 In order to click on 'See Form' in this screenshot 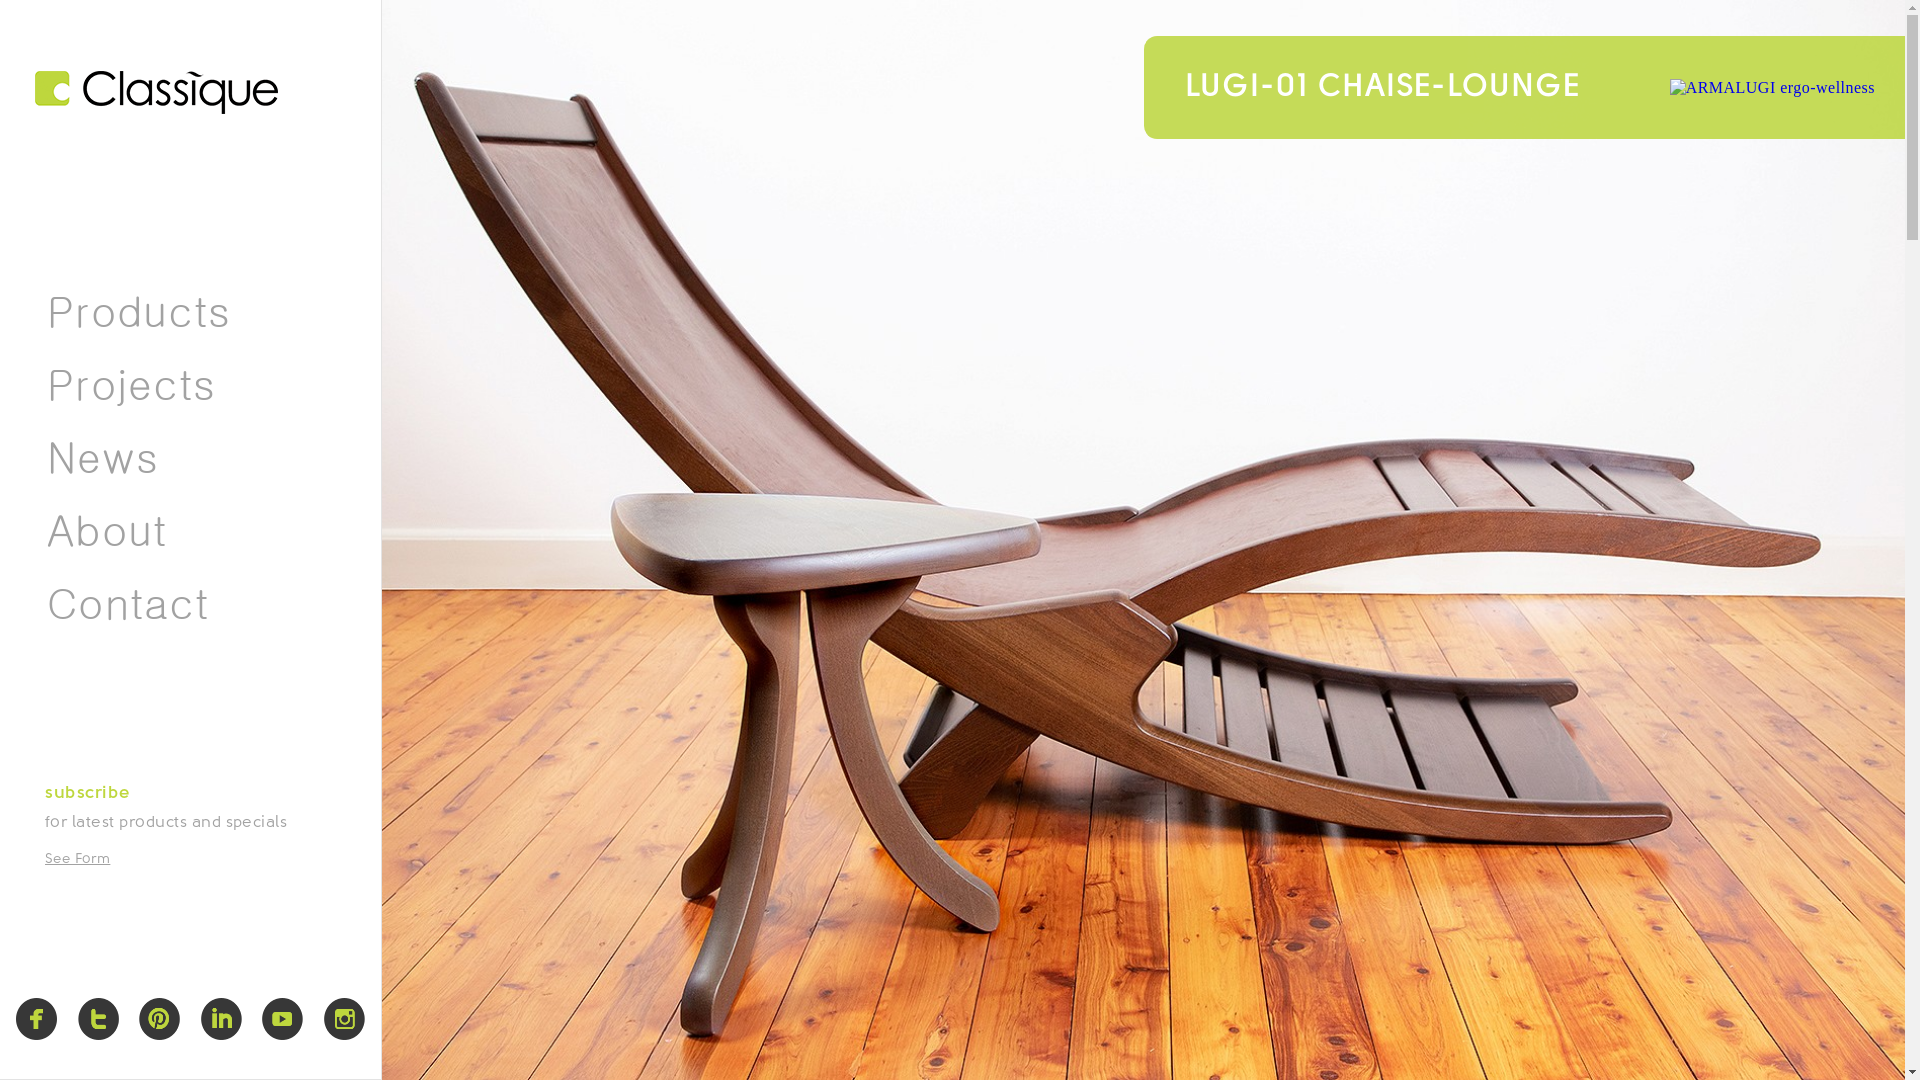, I will do `click(77, 858)`.